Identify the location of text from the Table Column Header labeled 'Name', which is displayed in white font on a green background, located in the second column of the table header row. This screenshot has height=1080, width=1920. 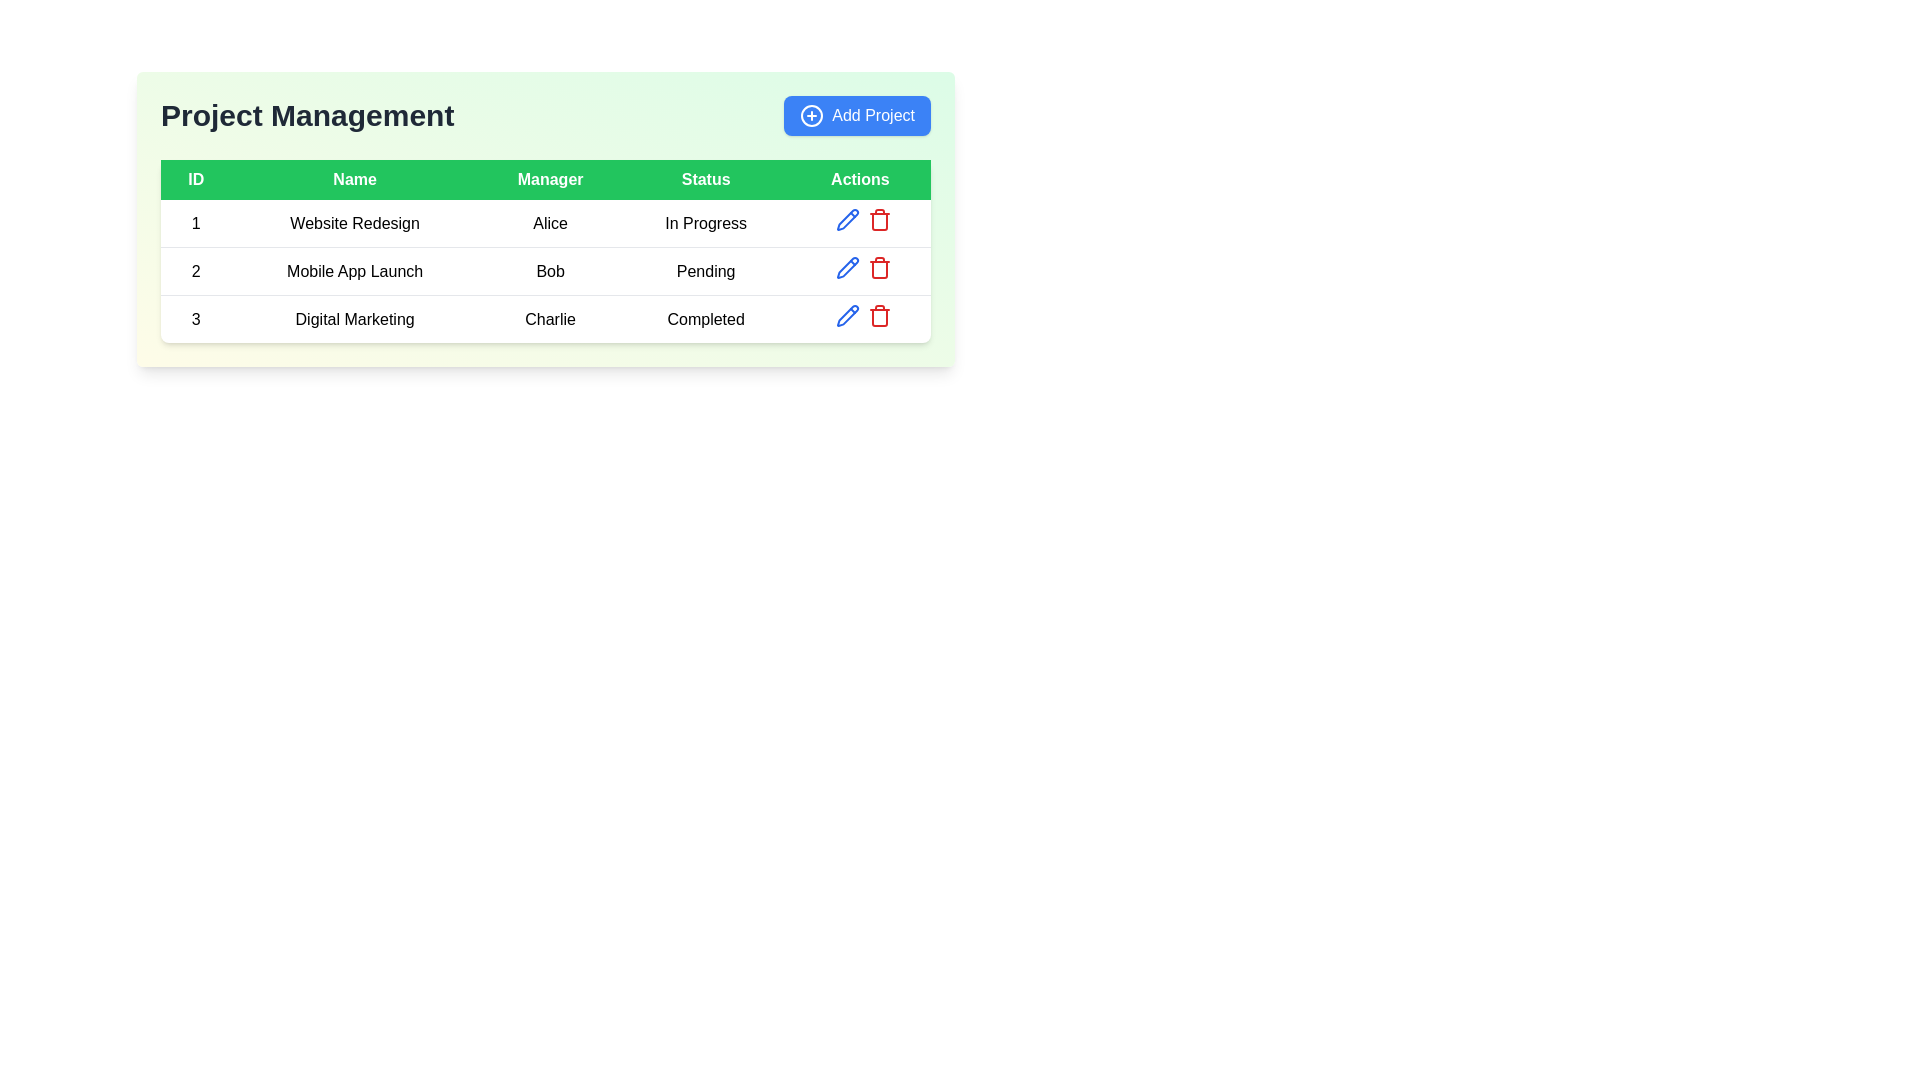
(355, 180).